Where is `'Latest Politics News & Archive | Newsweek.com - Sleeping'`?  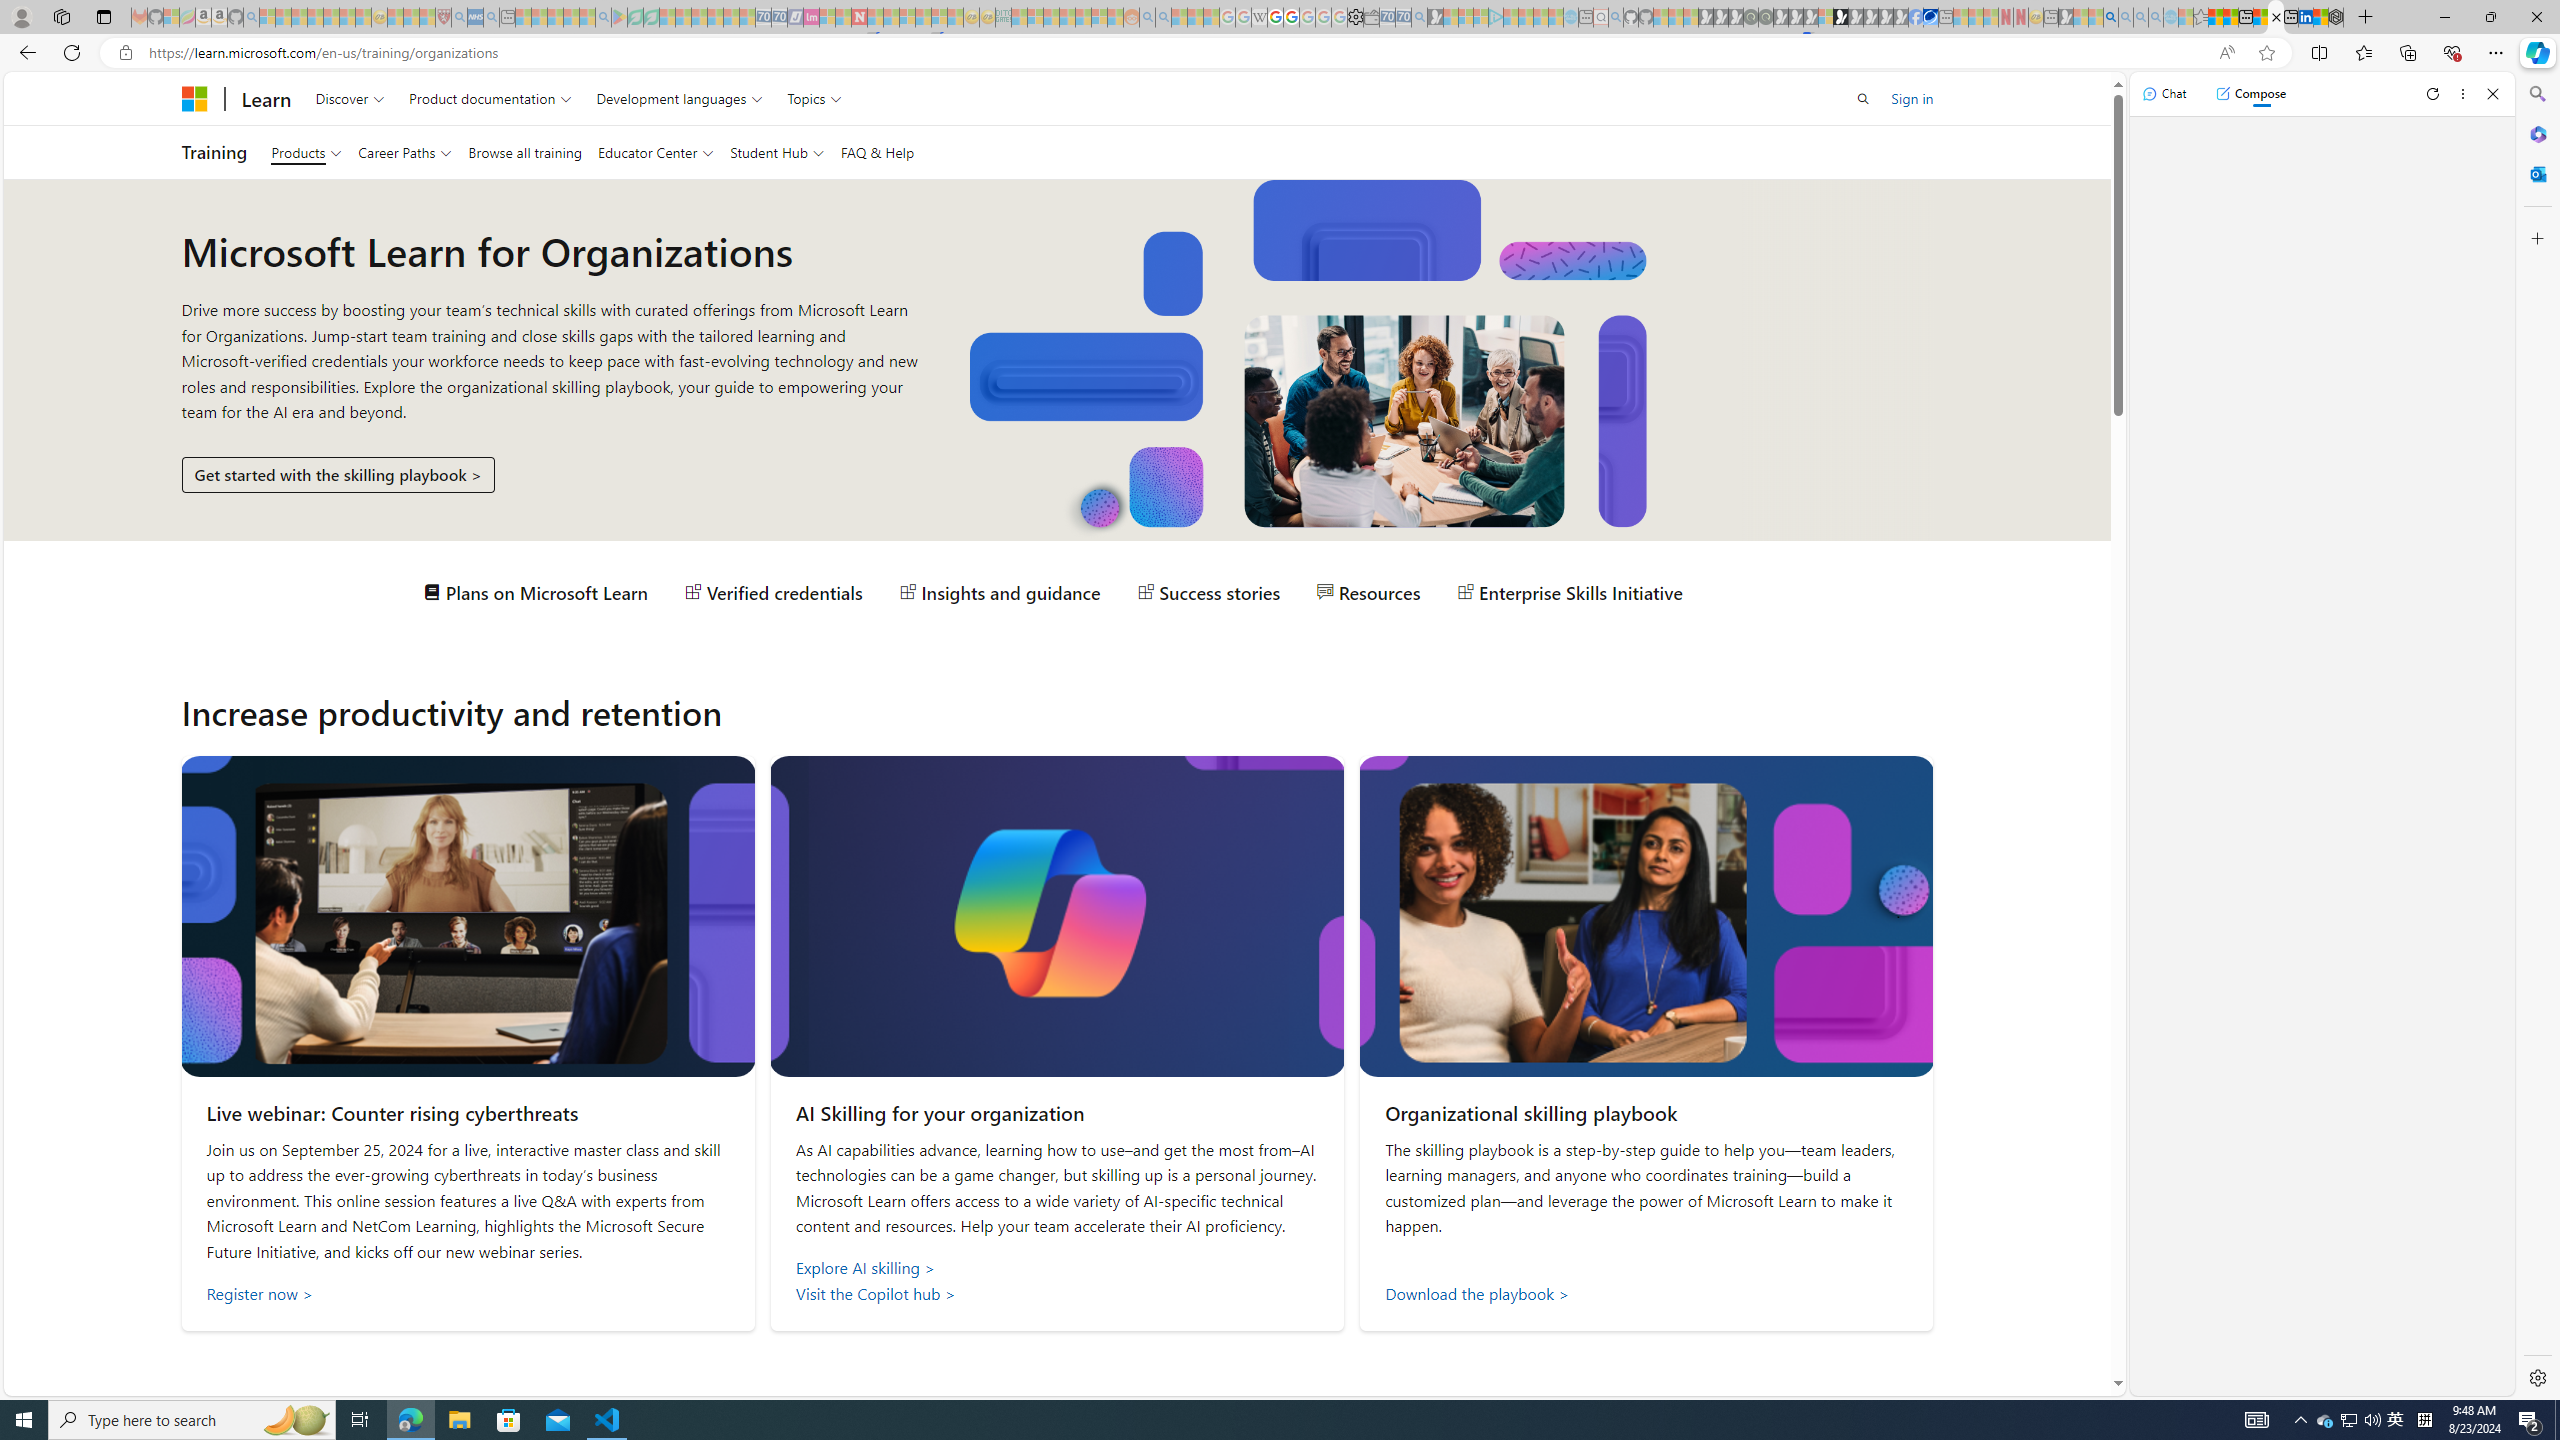
'Latest Politics News & Archive | Newsweek.com - Sleeping' is located at coordinates (857, 16).